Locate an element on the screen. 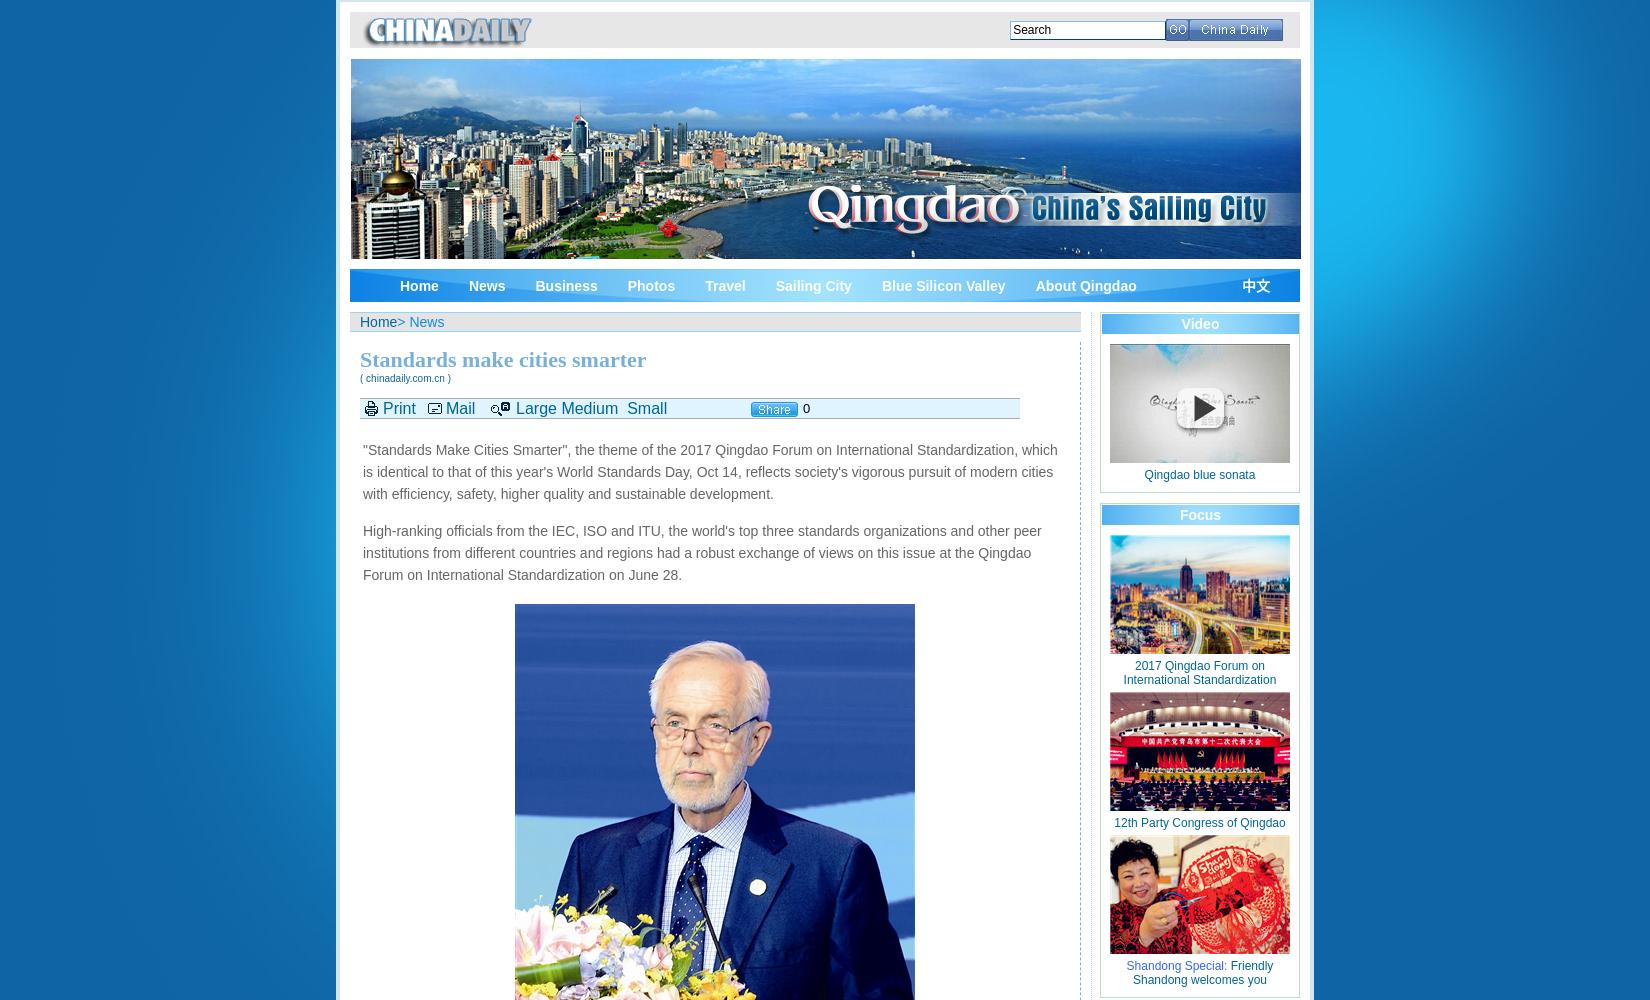 The width and height of the screenshot is (1650, 1000). '( chinadaily.com.cn )' is located at coordinates (405, 378).